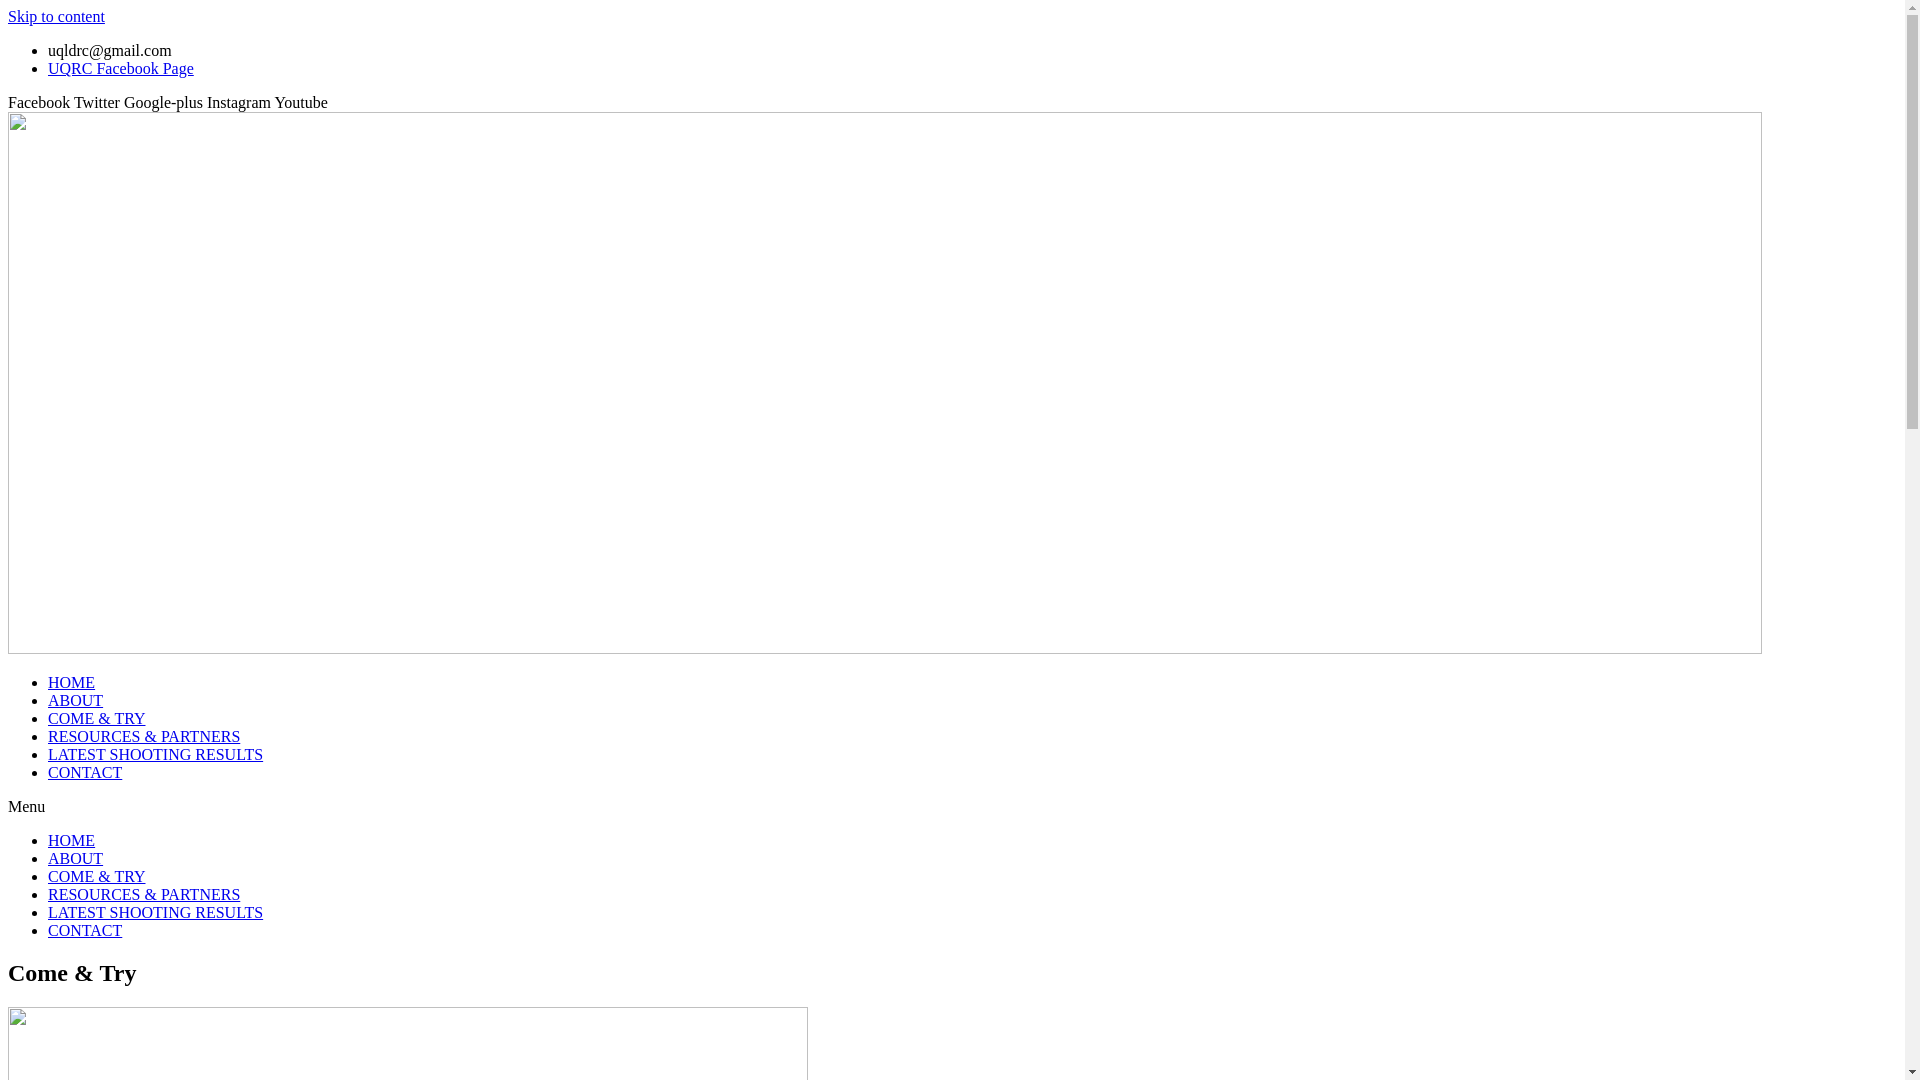 This screenshot has height=1080, width=1920. What do you see at coordinates (75, 857) in the screenshot?
I see `'ABOUT'` at bounding box center [75, 857].